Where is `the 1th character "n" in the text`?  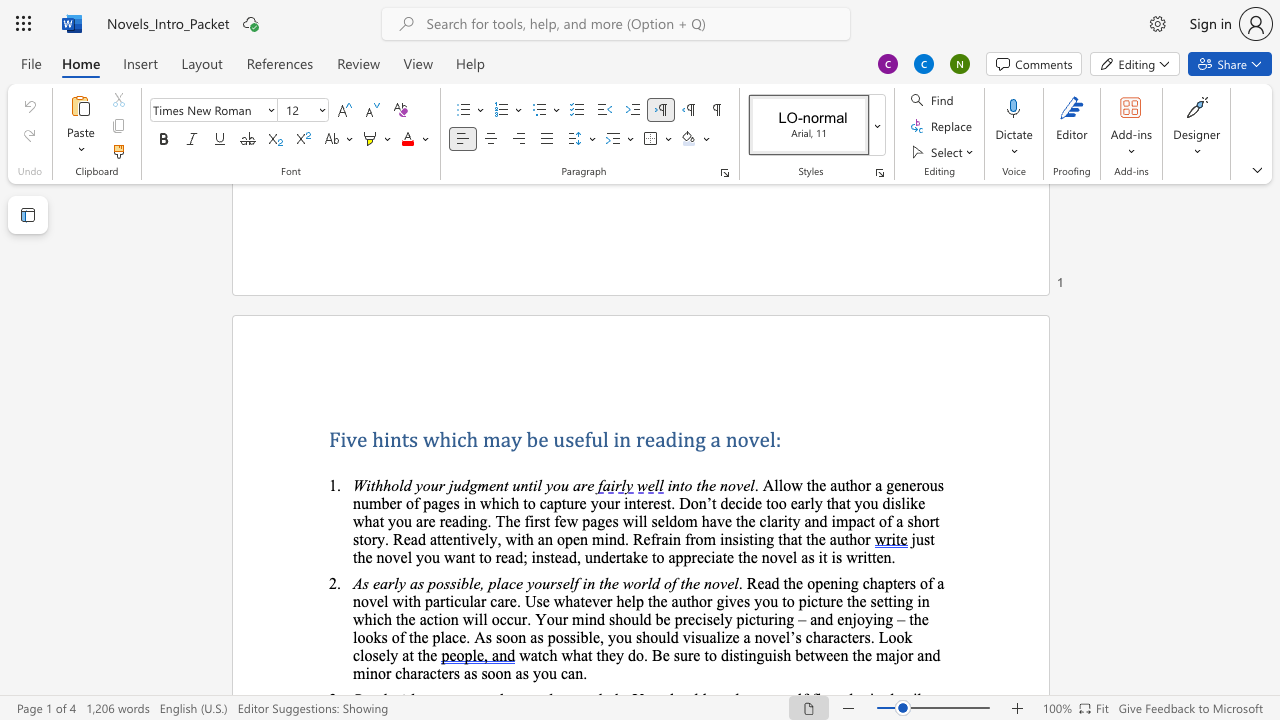
the 1th character "n" in the text is located at coordinates (676, 485).